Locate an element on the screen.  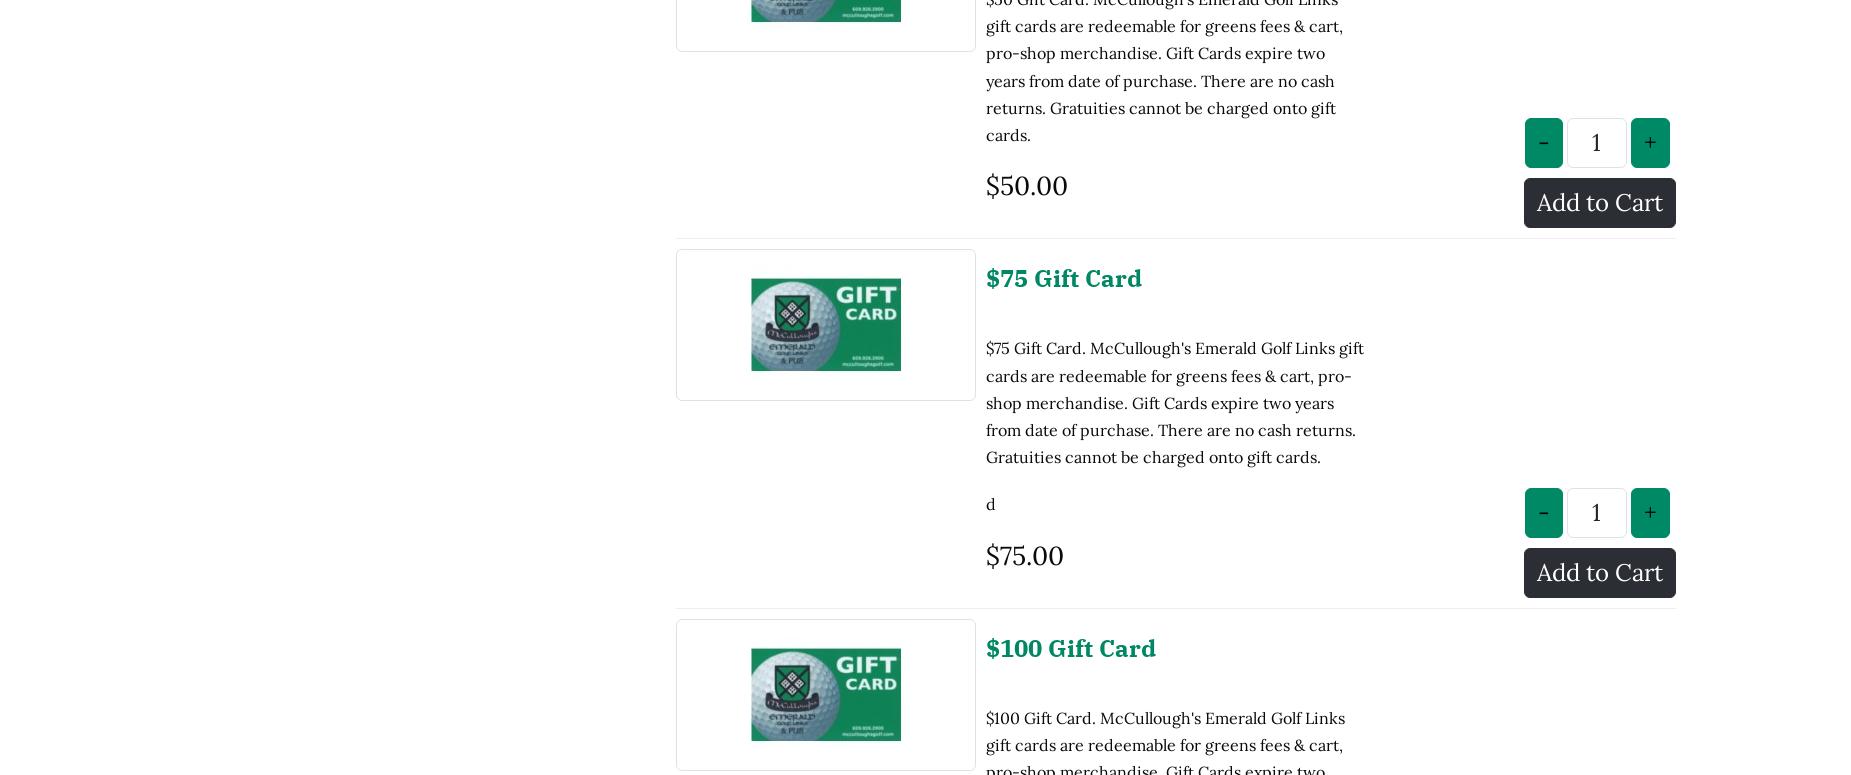
'$50.00' is located at coordinates (984, 20).